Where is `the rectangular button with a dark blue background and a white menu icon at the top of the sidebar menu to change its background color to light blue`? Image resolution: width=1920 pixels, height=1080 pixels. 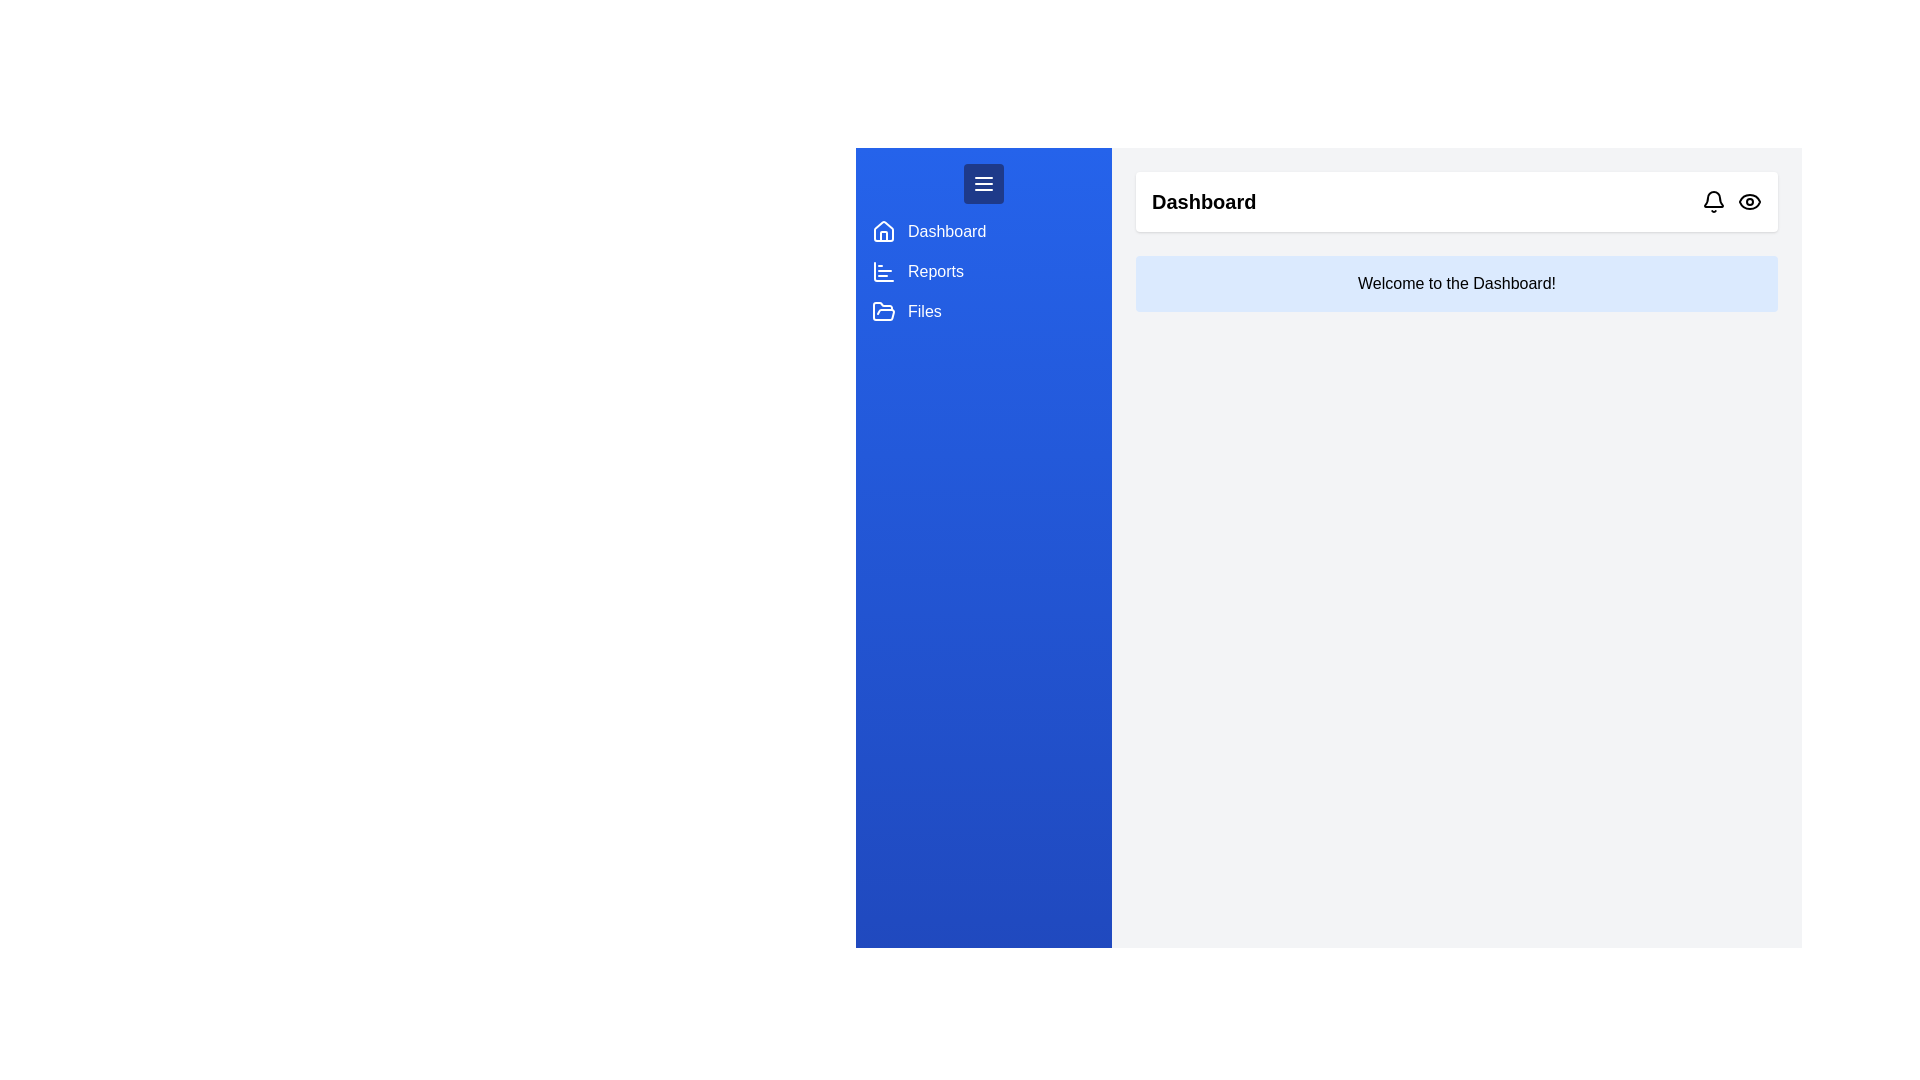 the rectangular button with a dark blue background and a white menu icon at the top of the sidebar menu to change its background color to light blue is located at coordinates (983, 184).